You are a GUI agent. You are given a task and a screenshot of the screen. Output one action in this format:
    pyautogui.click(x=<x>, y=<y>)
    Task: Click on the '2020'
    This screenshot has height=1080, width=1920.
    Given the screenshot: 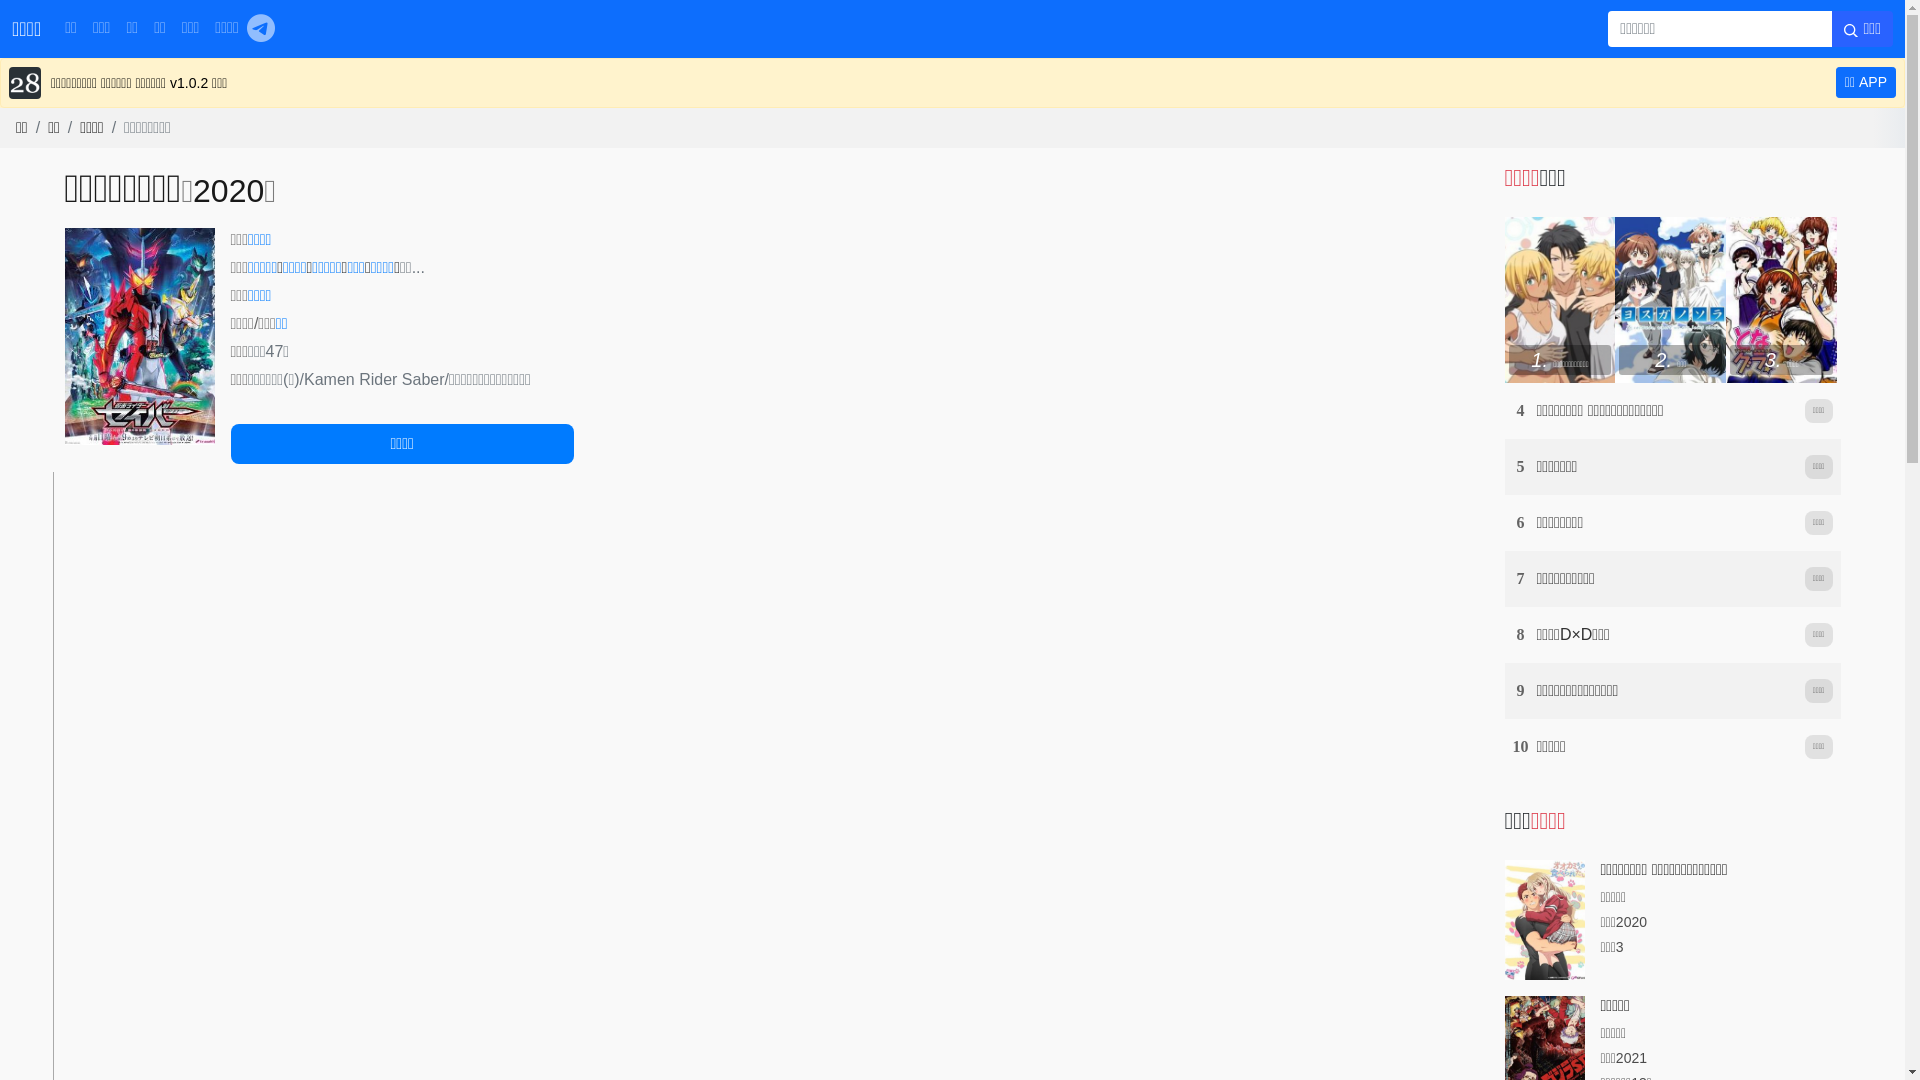 What is the action you would take?
    pyautogui.click(x=228, y=191)
    